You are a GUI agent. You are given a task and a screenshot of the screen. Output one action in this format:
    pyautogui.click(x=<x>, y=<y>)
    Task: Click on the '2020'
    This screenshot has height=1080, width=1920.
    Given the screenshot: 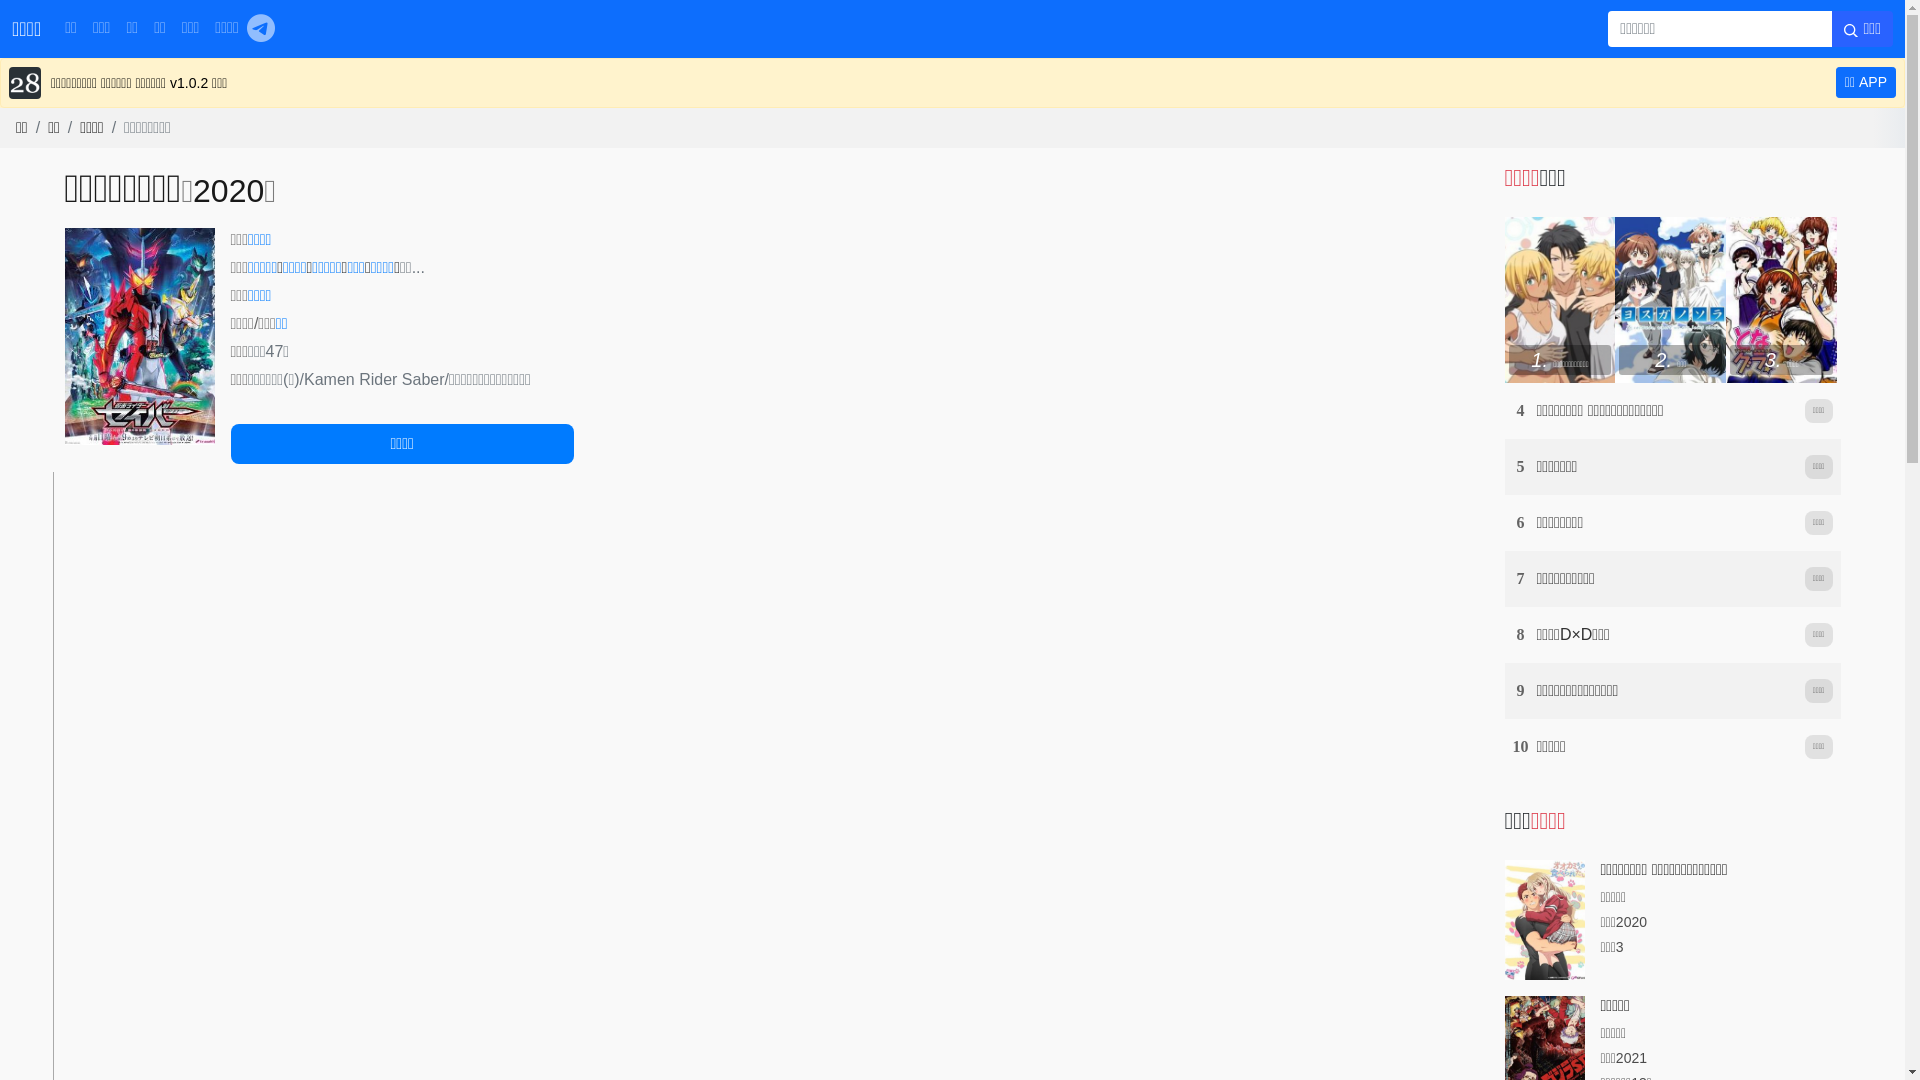 What is the action you would take?
    pyautogui.click(x=228, y=191)
    